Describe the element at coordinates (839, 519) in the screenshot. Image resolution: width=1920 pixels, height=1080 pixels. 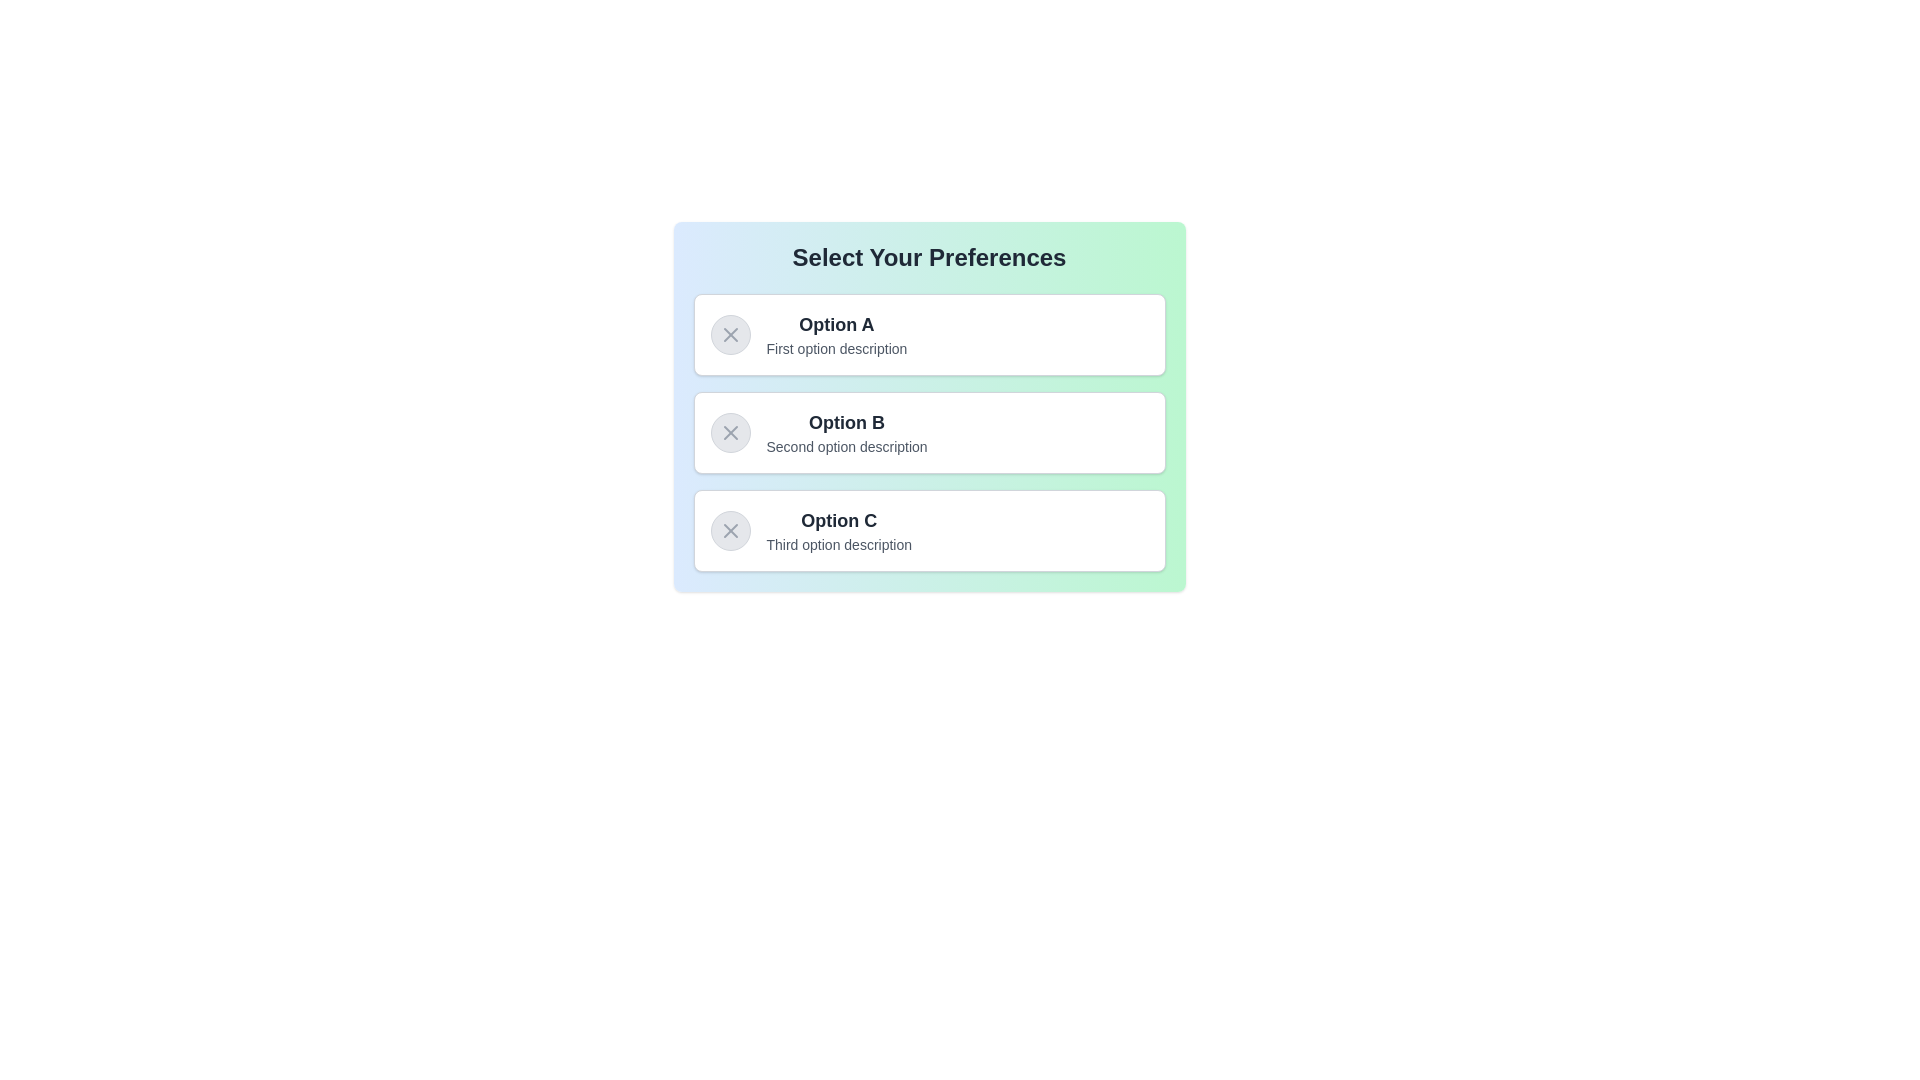
I see `the text label 'Option C', which is bold and larger than surrounding text, located above the description 'Third option description' and to the right of a circular icon` at that location.